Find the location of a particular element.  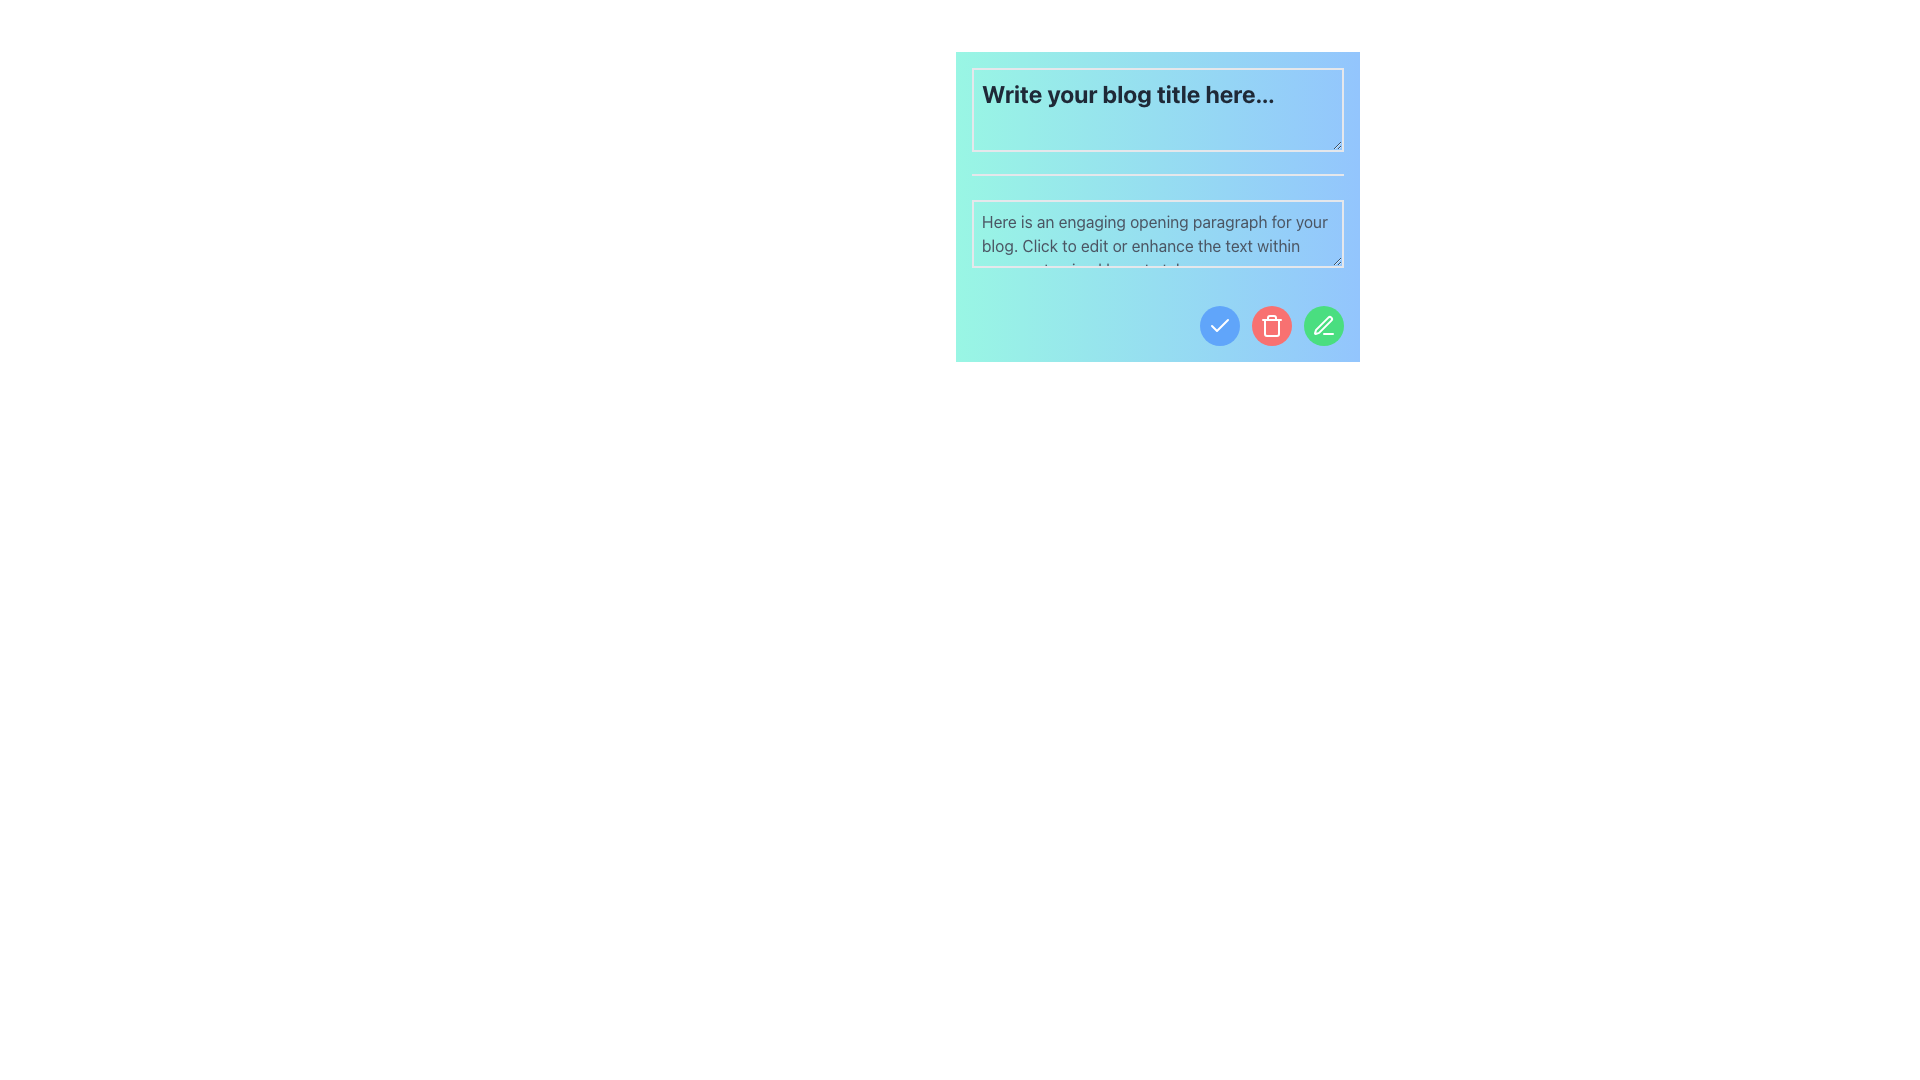

the confirmation icon in the bottom-left corner of the blog editor interface is located at coordinates (1218, 325).